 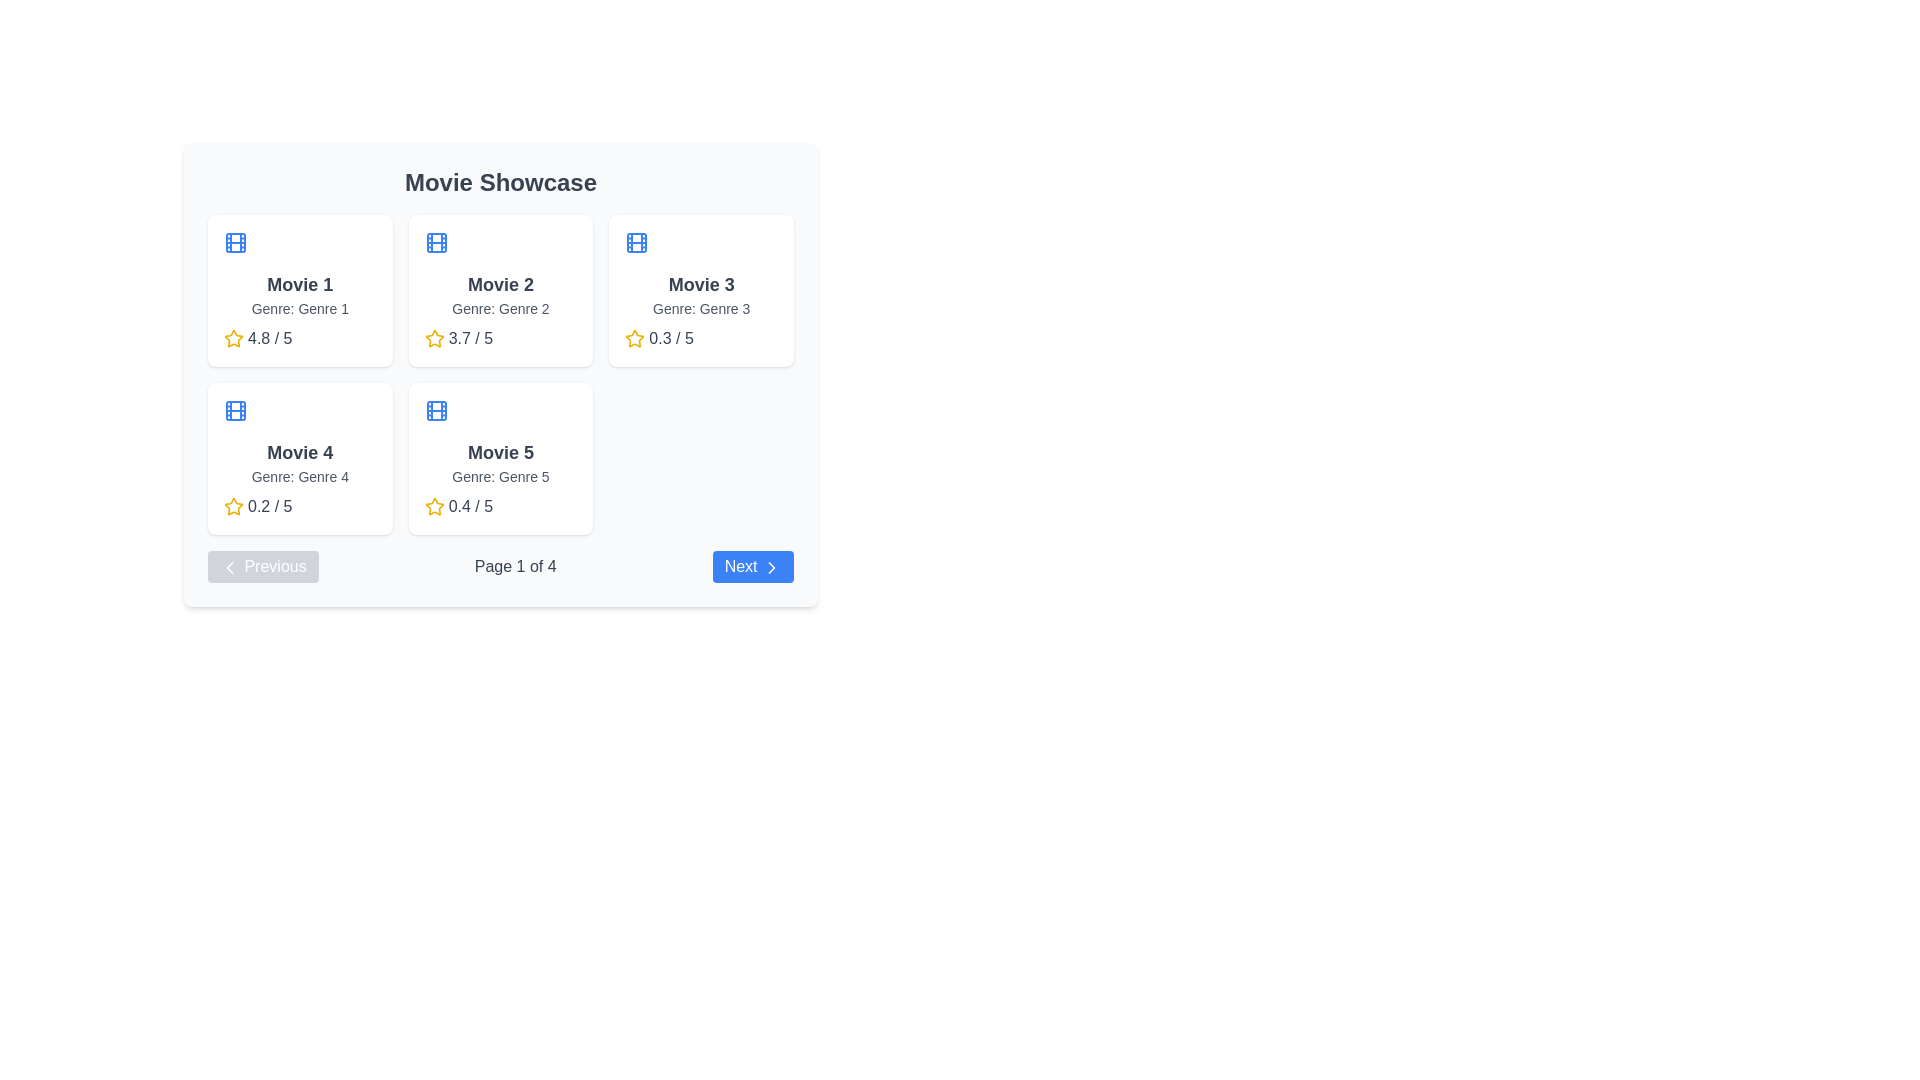 What do you see at coordinates (234, 338) in the screenshot?
I see `the yellow star icon representing the rating for 'Movie 1' to interact with it` at bounding box center [234, 338].